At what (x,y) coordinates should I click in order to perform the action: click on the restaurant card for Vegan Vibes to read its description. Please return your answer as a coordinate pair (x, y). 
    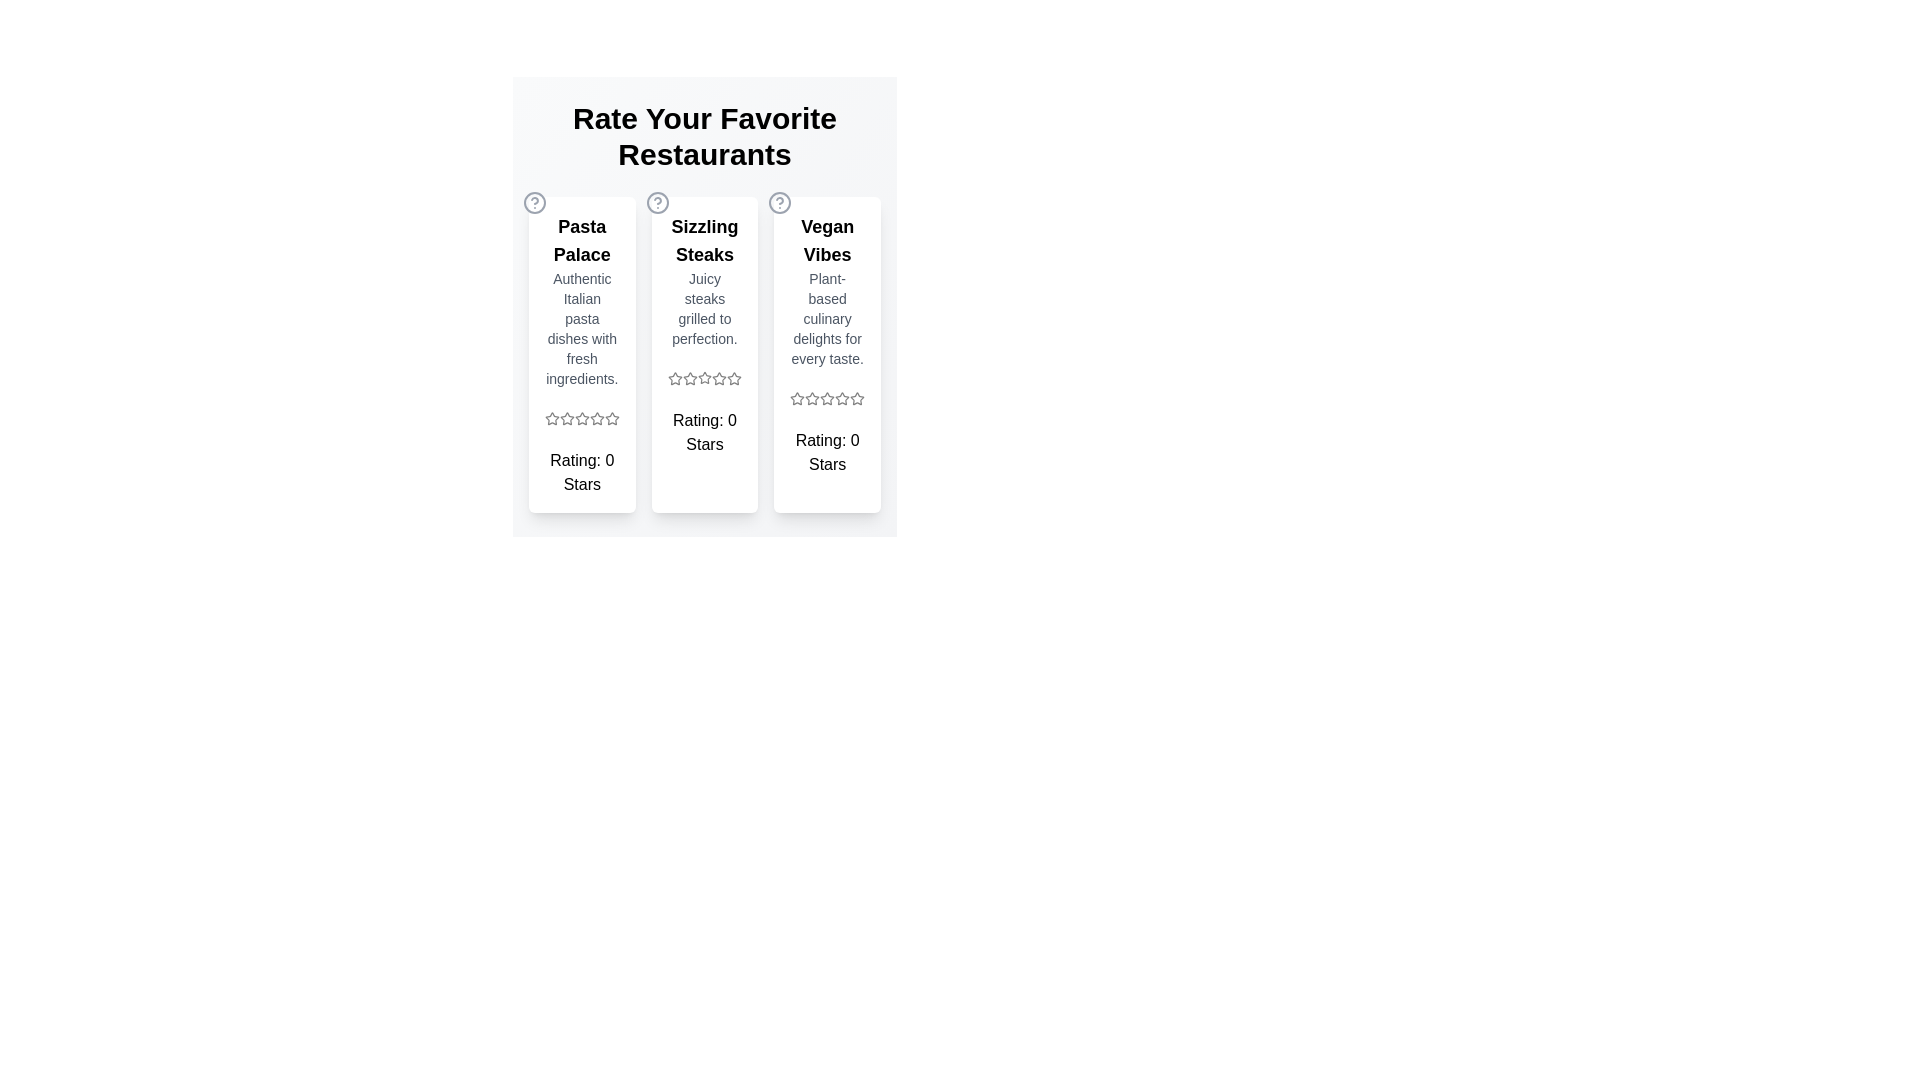
    Looking at the image, I should click on (826, 353).